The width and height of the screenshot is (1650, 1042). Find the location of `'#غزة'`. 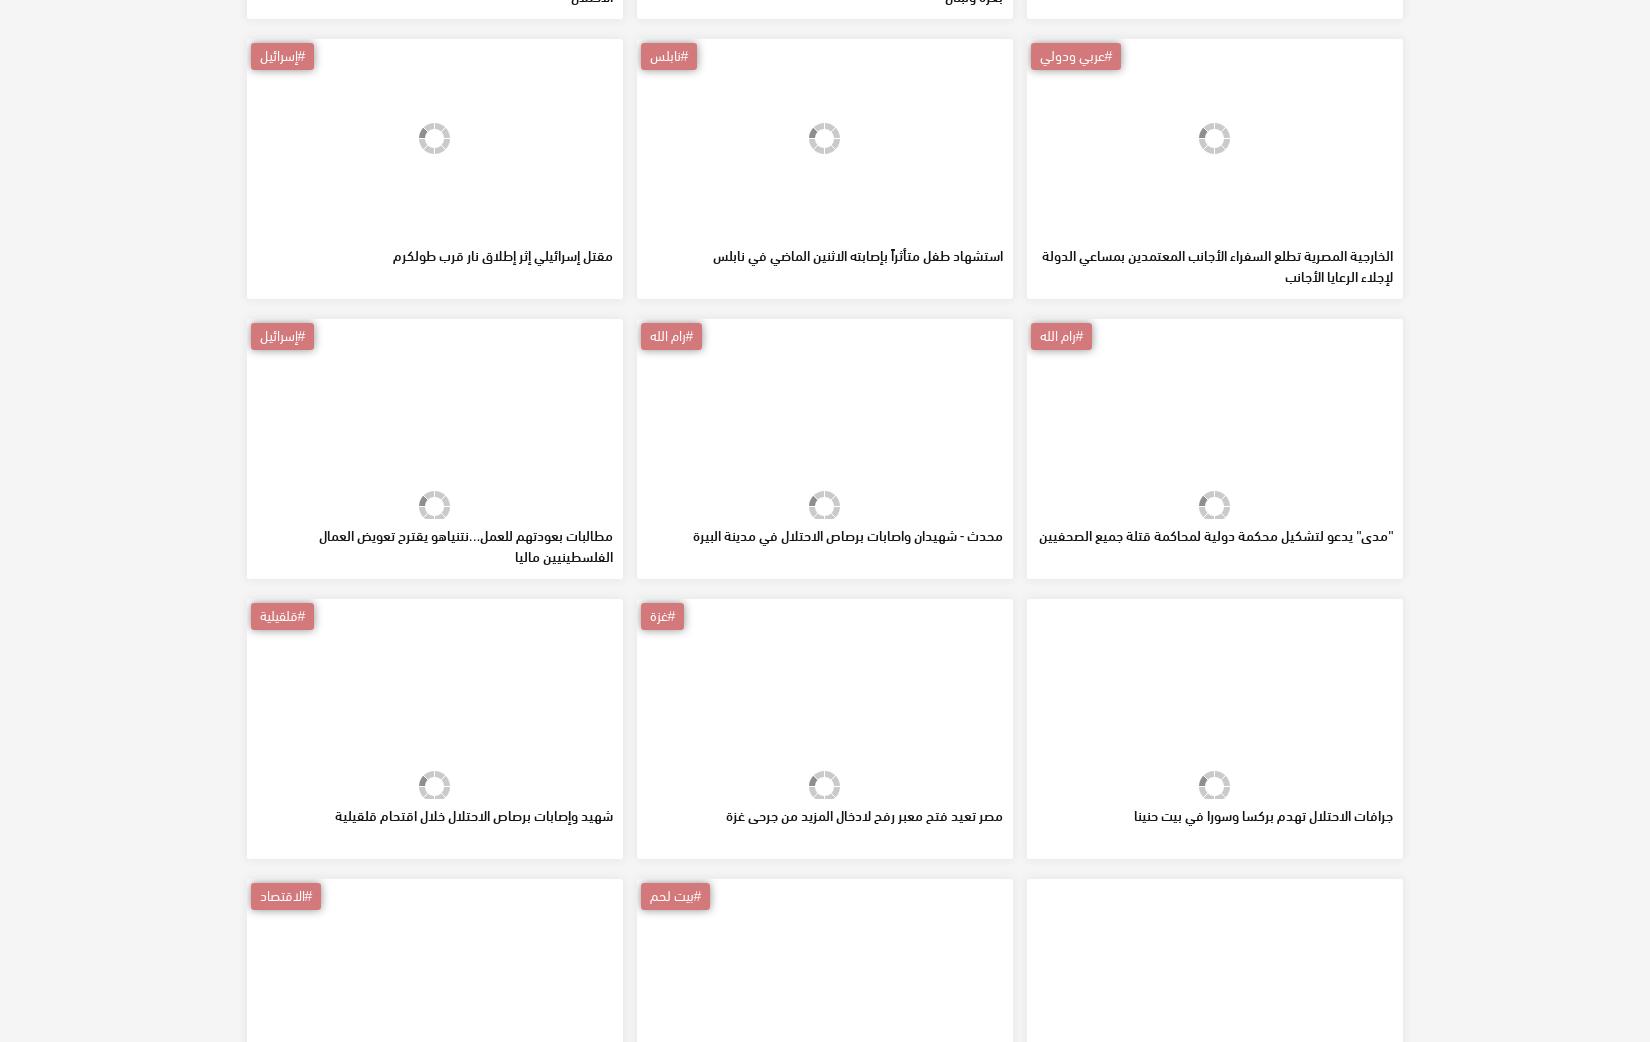

'#غزة' is located at coordinates (647, 758).